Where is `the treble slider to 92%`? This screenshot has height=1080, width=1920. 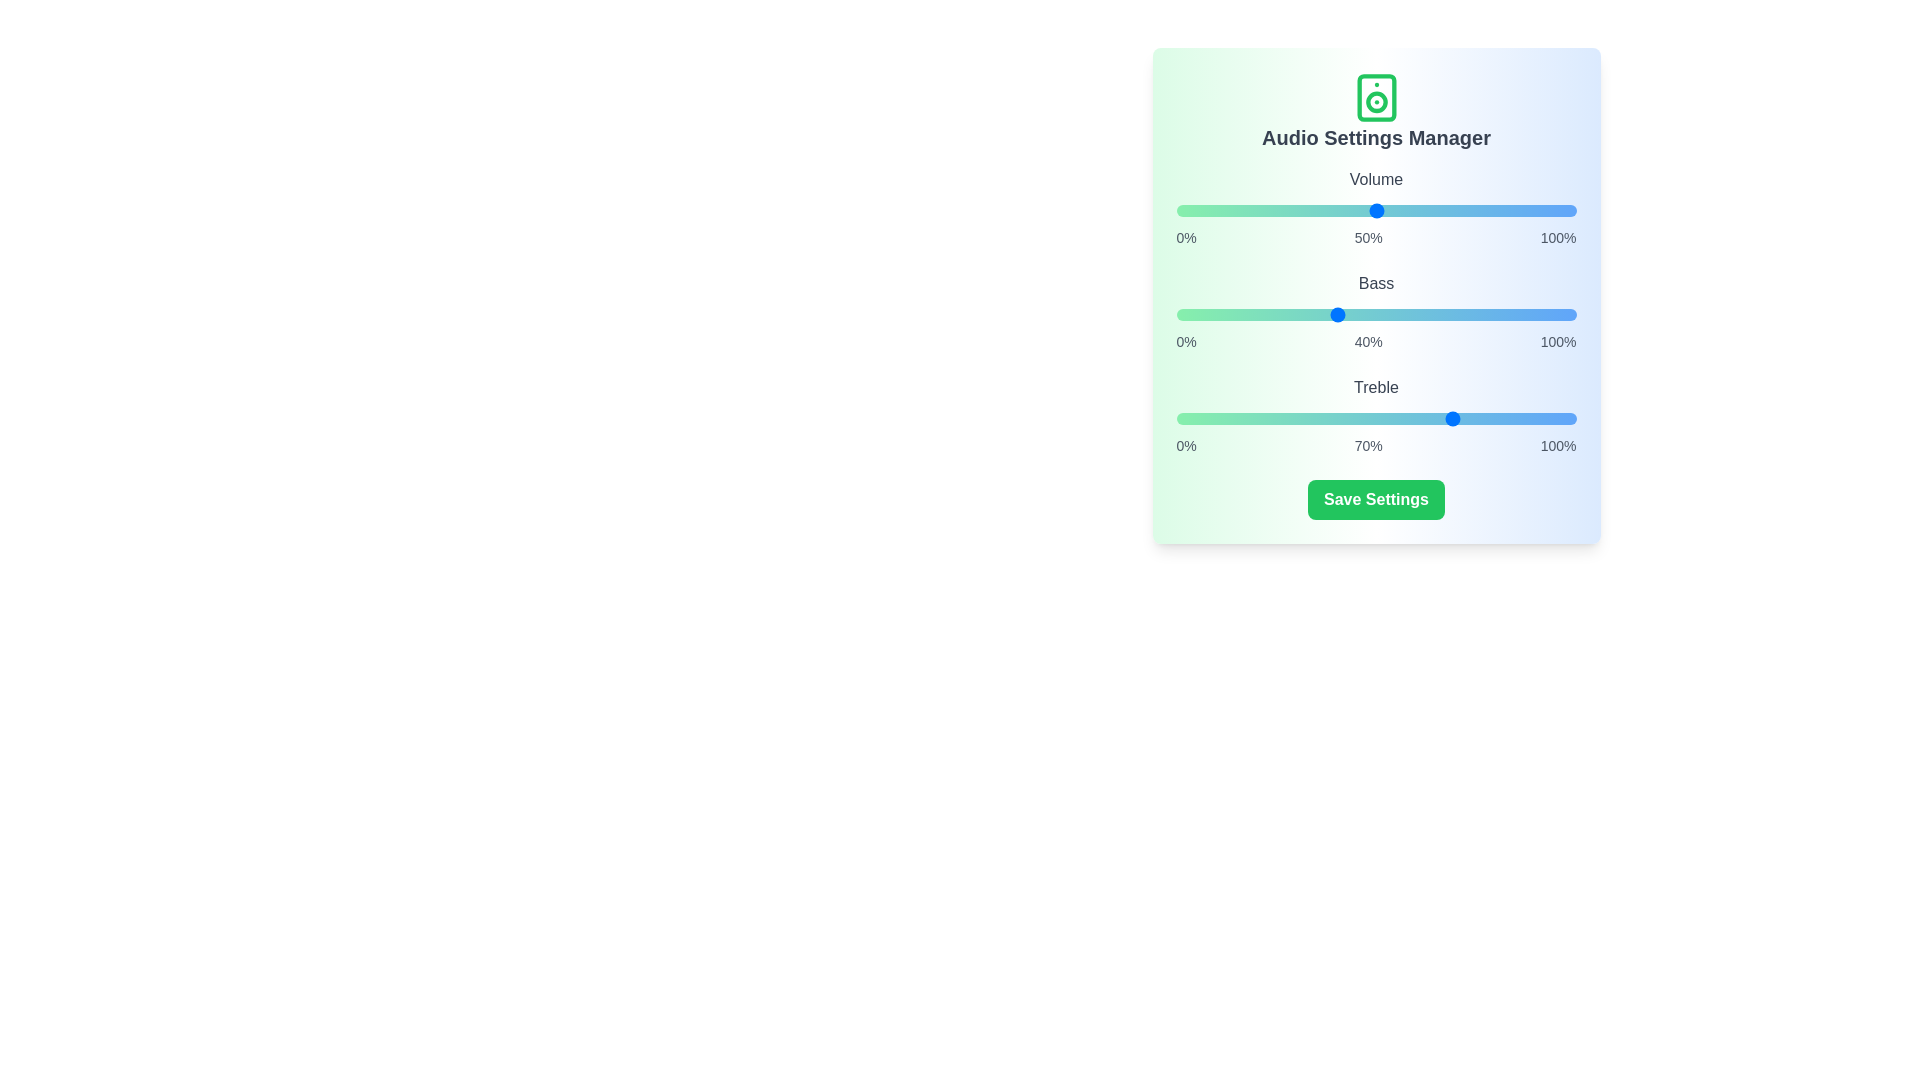 the treble slider to 92% is located at coordinates (1543, 418).